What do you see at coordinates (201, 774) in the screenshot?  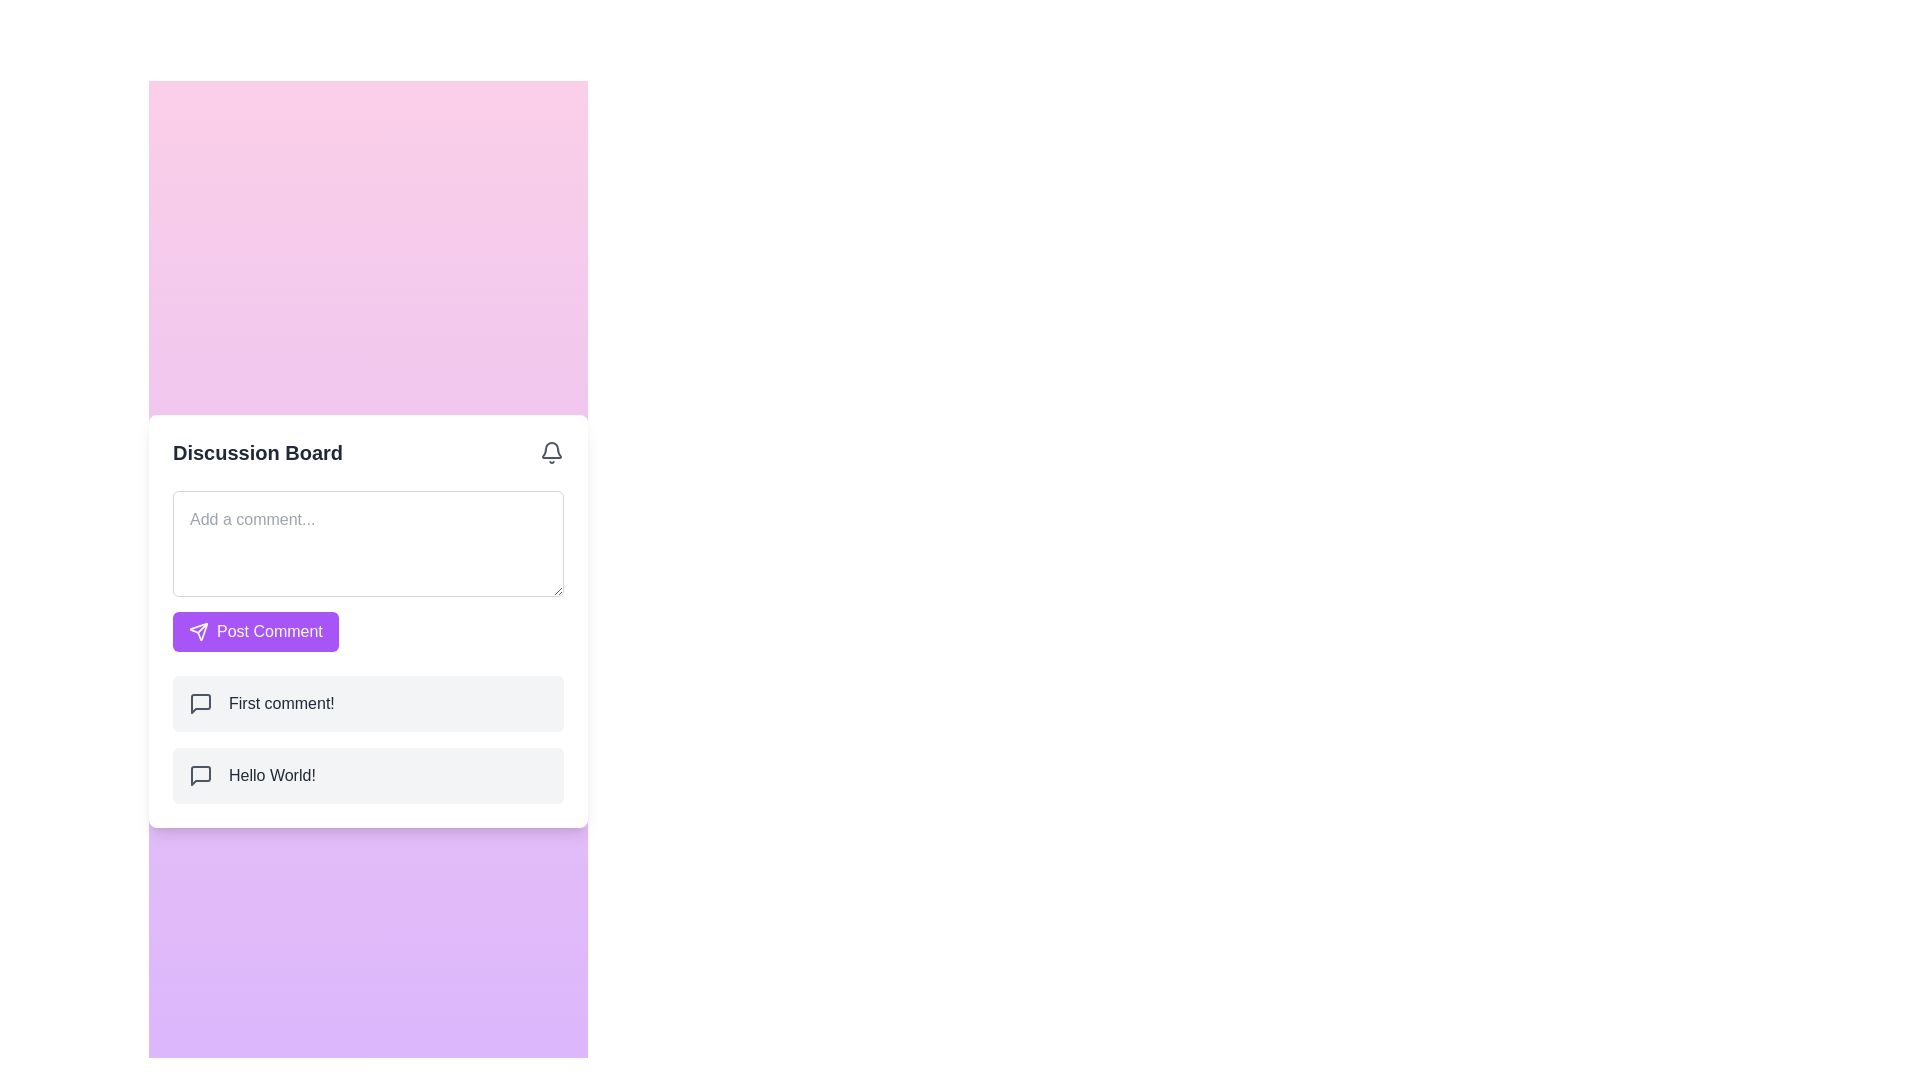 I see `the small square speech bubble icon located to the left of the 'Hello World!' text in the discussion board interface, which has a minimalist gray stroke-based outline and rounded corners` at bounding box center [201, 774].